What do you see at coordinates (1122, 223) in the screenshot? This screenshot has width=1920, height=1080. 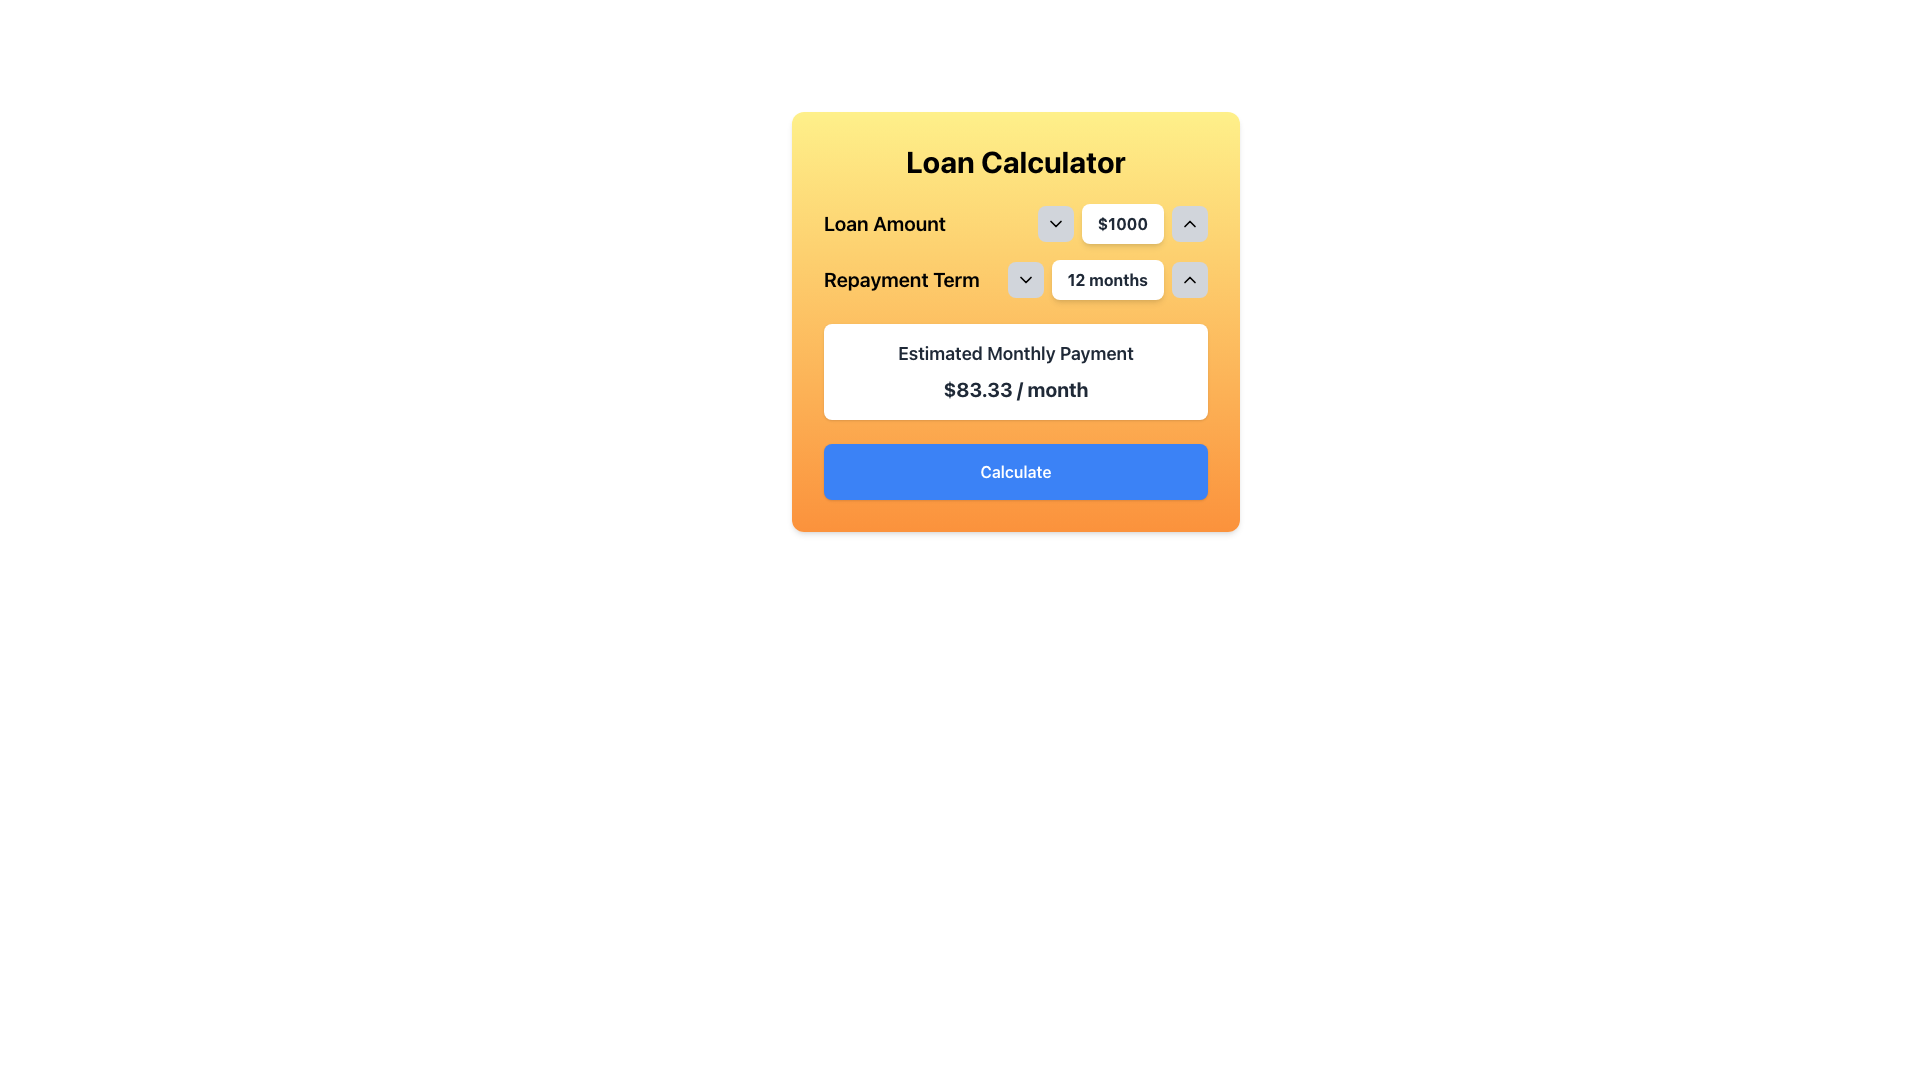 I see `the static text display showing '$1000' that is styled with a bold font and contained within a white rounded rectangular box` at bounding box center [1122, 223].